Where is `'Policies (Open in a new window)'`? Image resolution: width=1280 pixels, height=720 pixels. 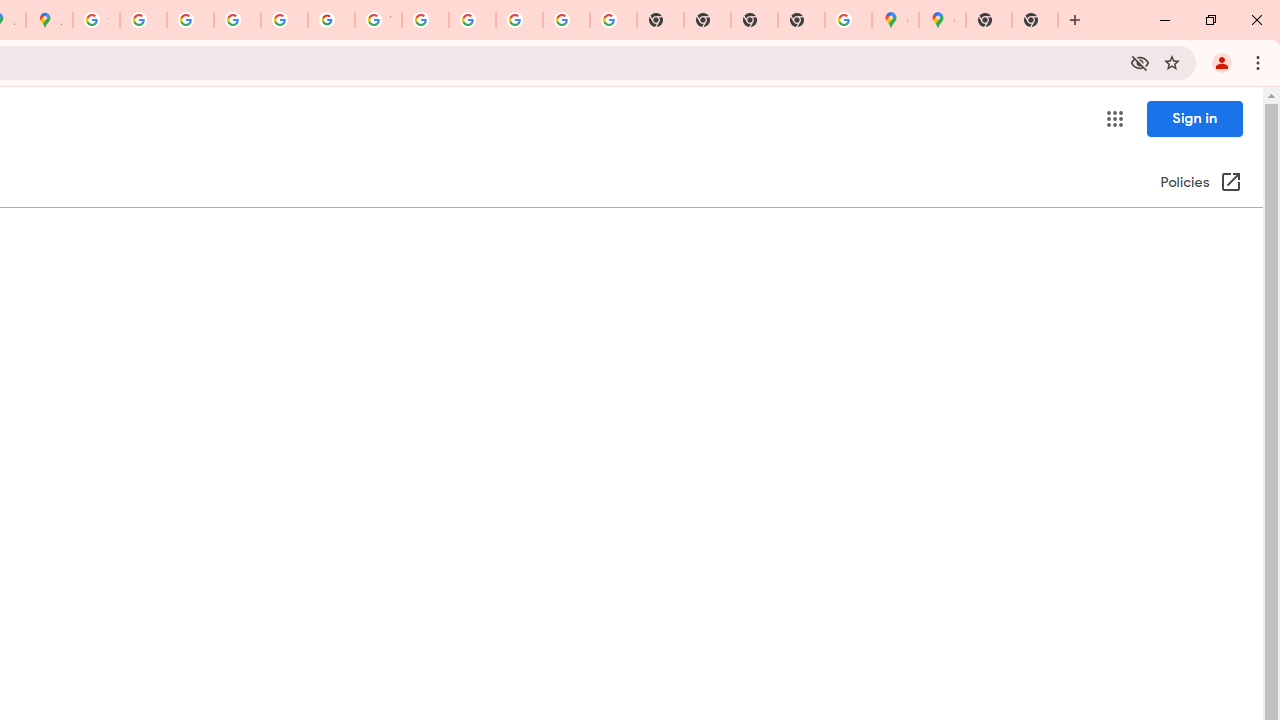
'Policies (Open in a new window)' is located at coordinates (1200, 183).